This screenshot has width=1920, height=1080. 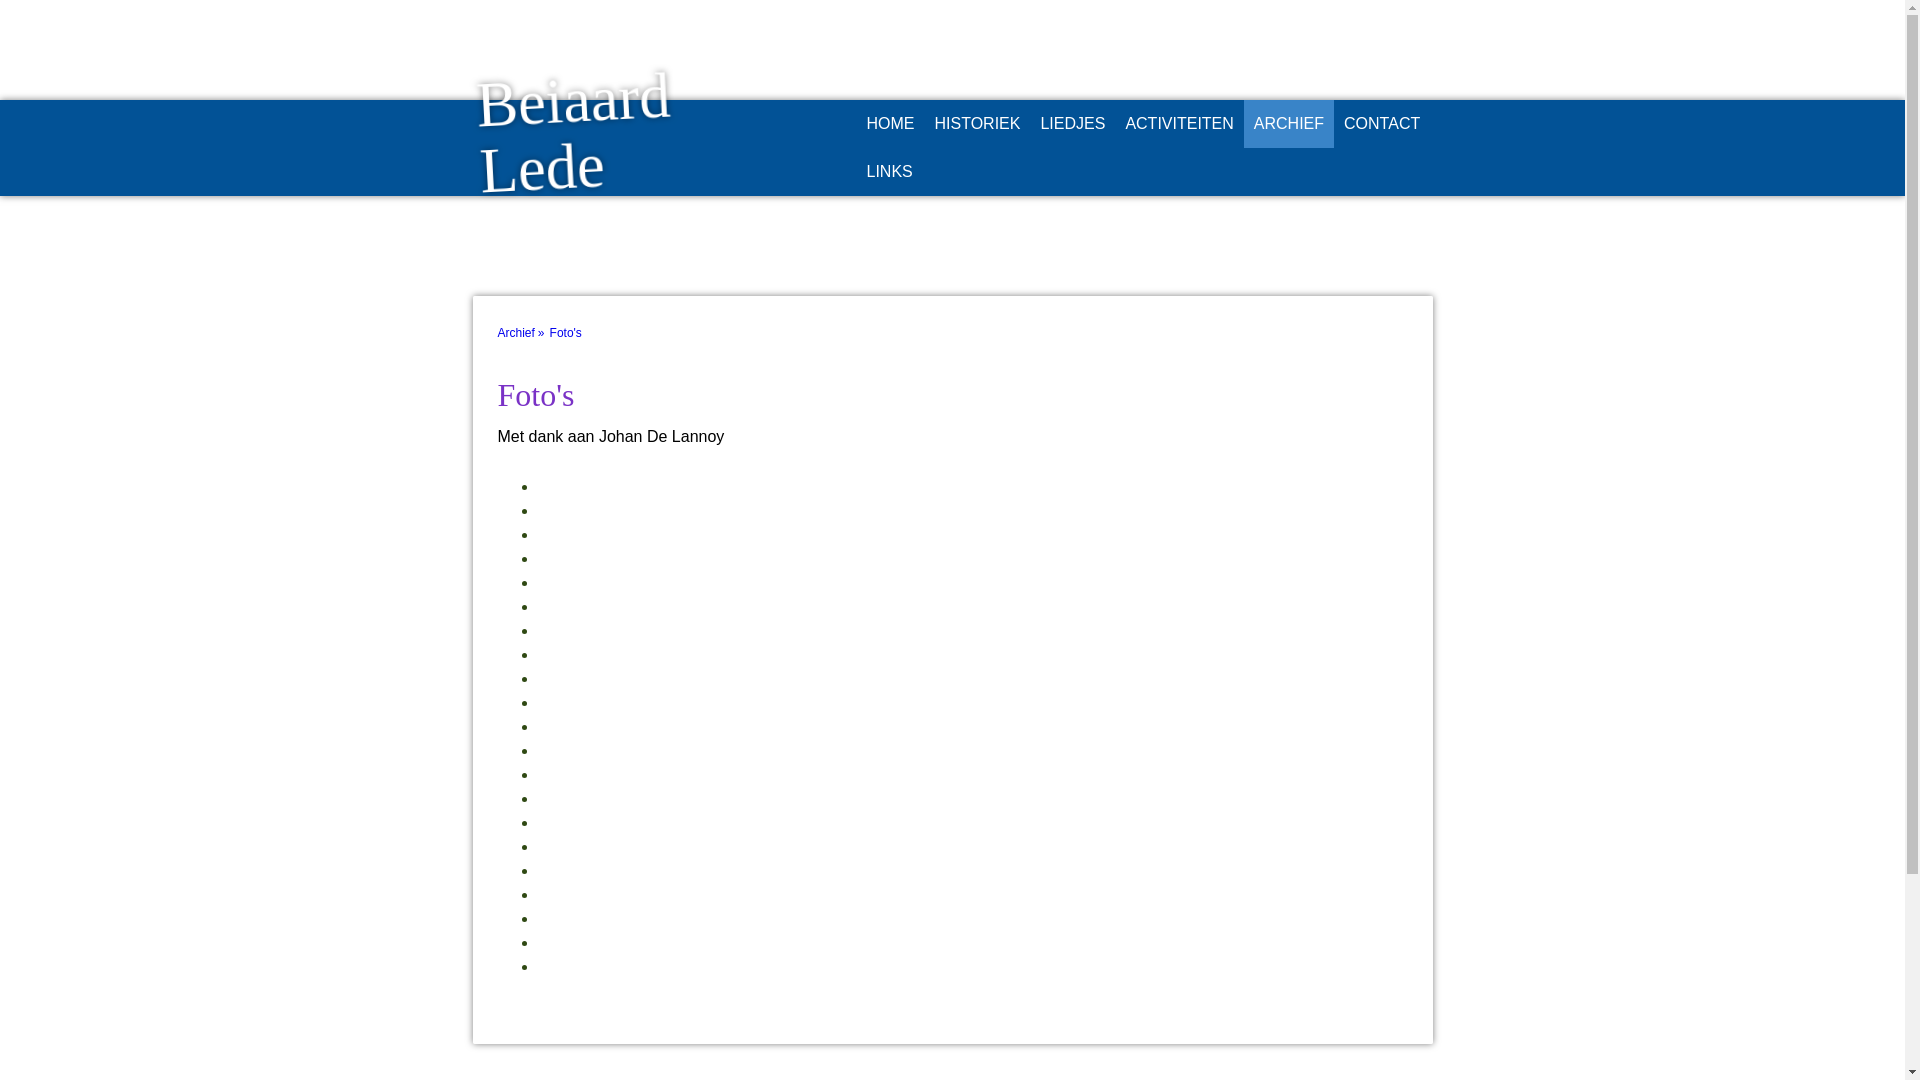 What do you see at coordinates (1289, 123) in the screenshot?
I see `'ARCHIEF'` at bounding box center [1289, 123].